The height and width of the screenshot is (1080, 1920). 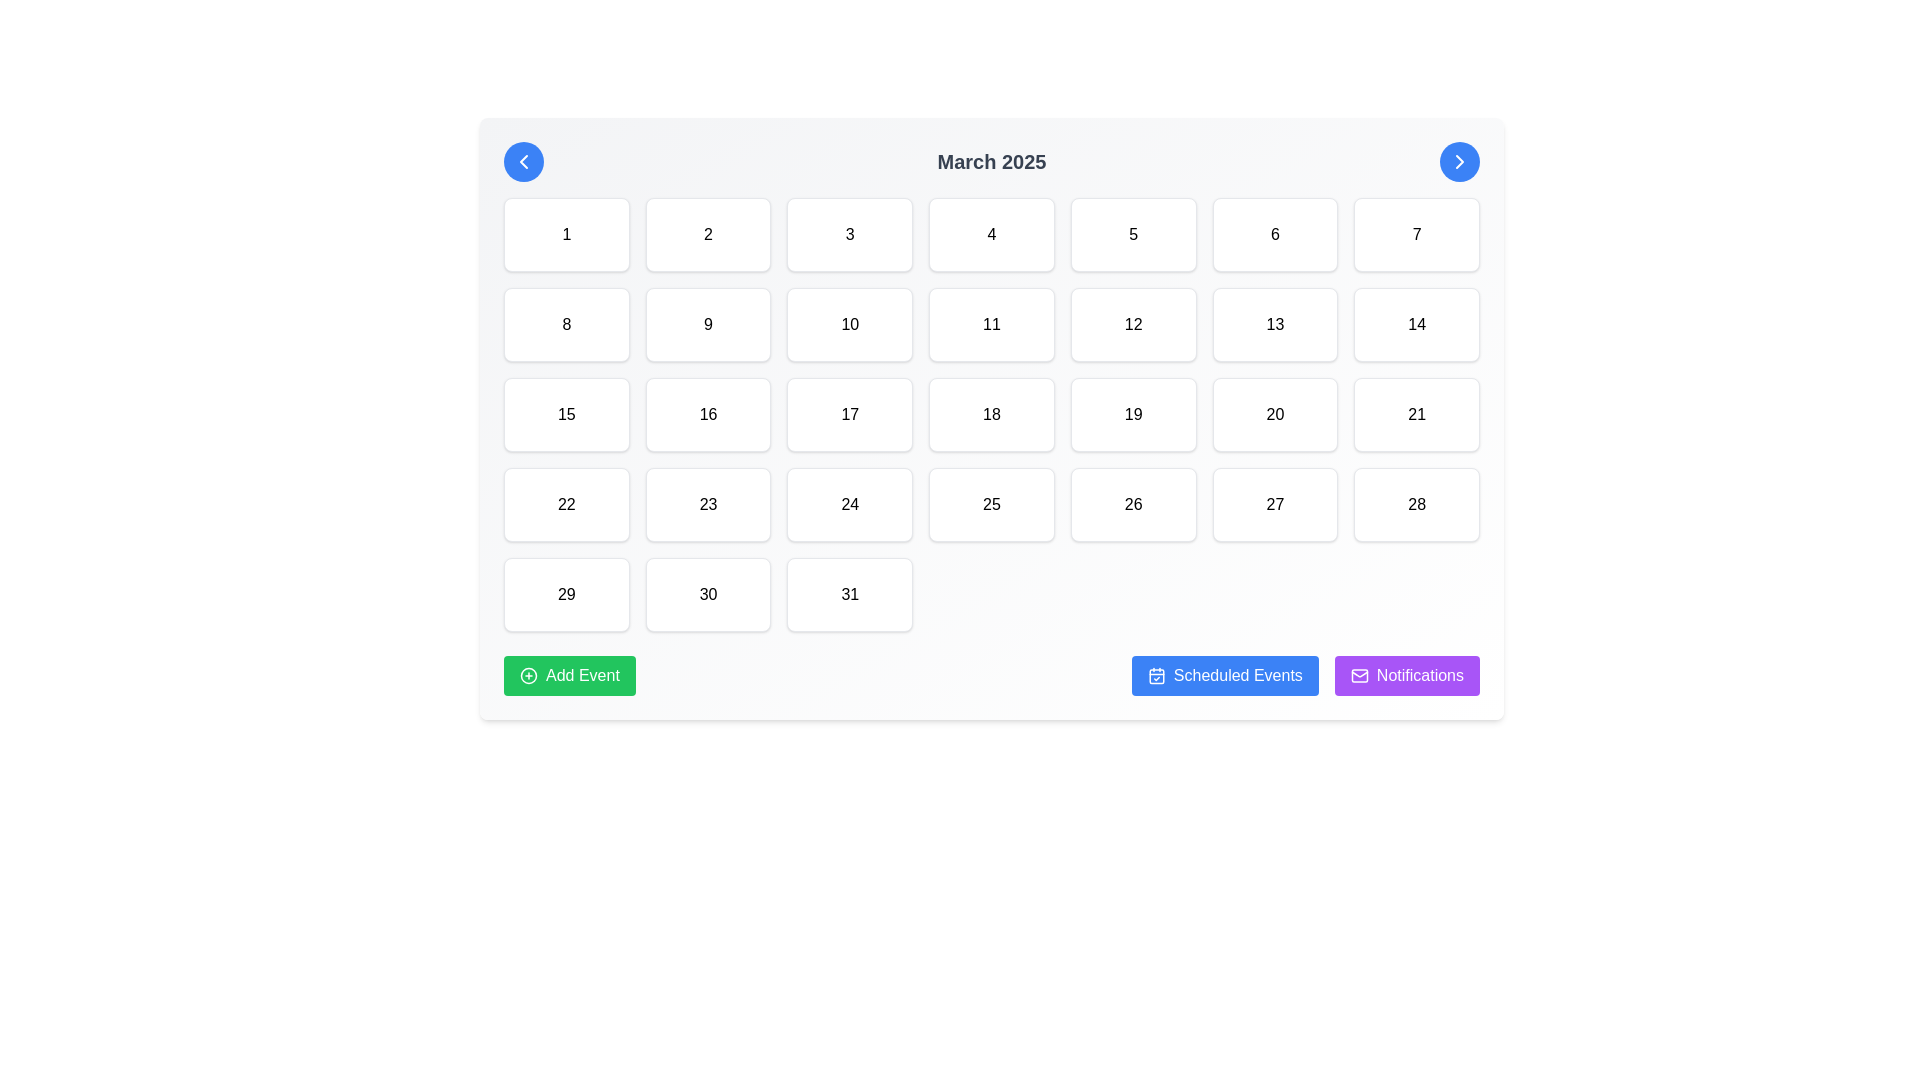 I want to click on the purple mail icon that is part of the 'Notifications' button located at the bottom-right corner of the interface, so click(x=1359, y=675).